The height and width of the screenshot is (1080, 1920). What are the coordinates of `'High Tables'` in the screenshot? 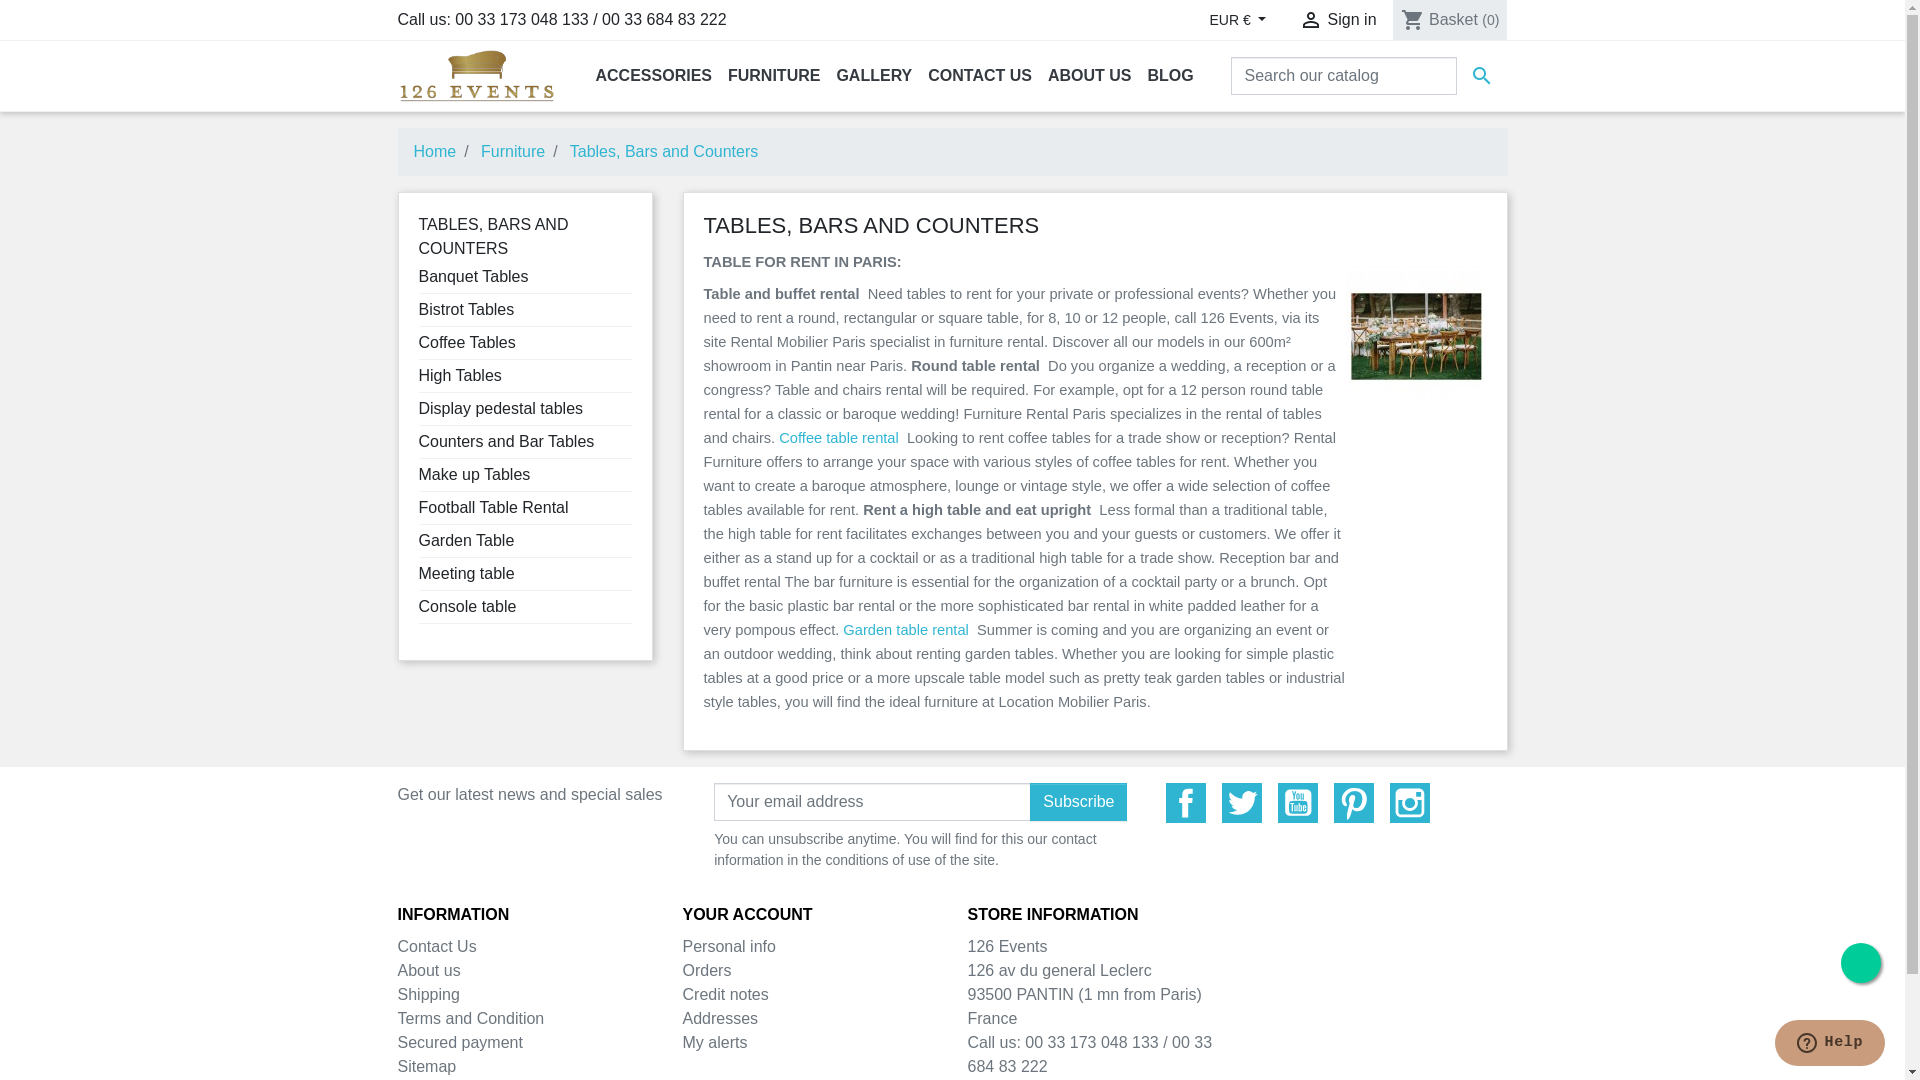 It's located at (458, 375).